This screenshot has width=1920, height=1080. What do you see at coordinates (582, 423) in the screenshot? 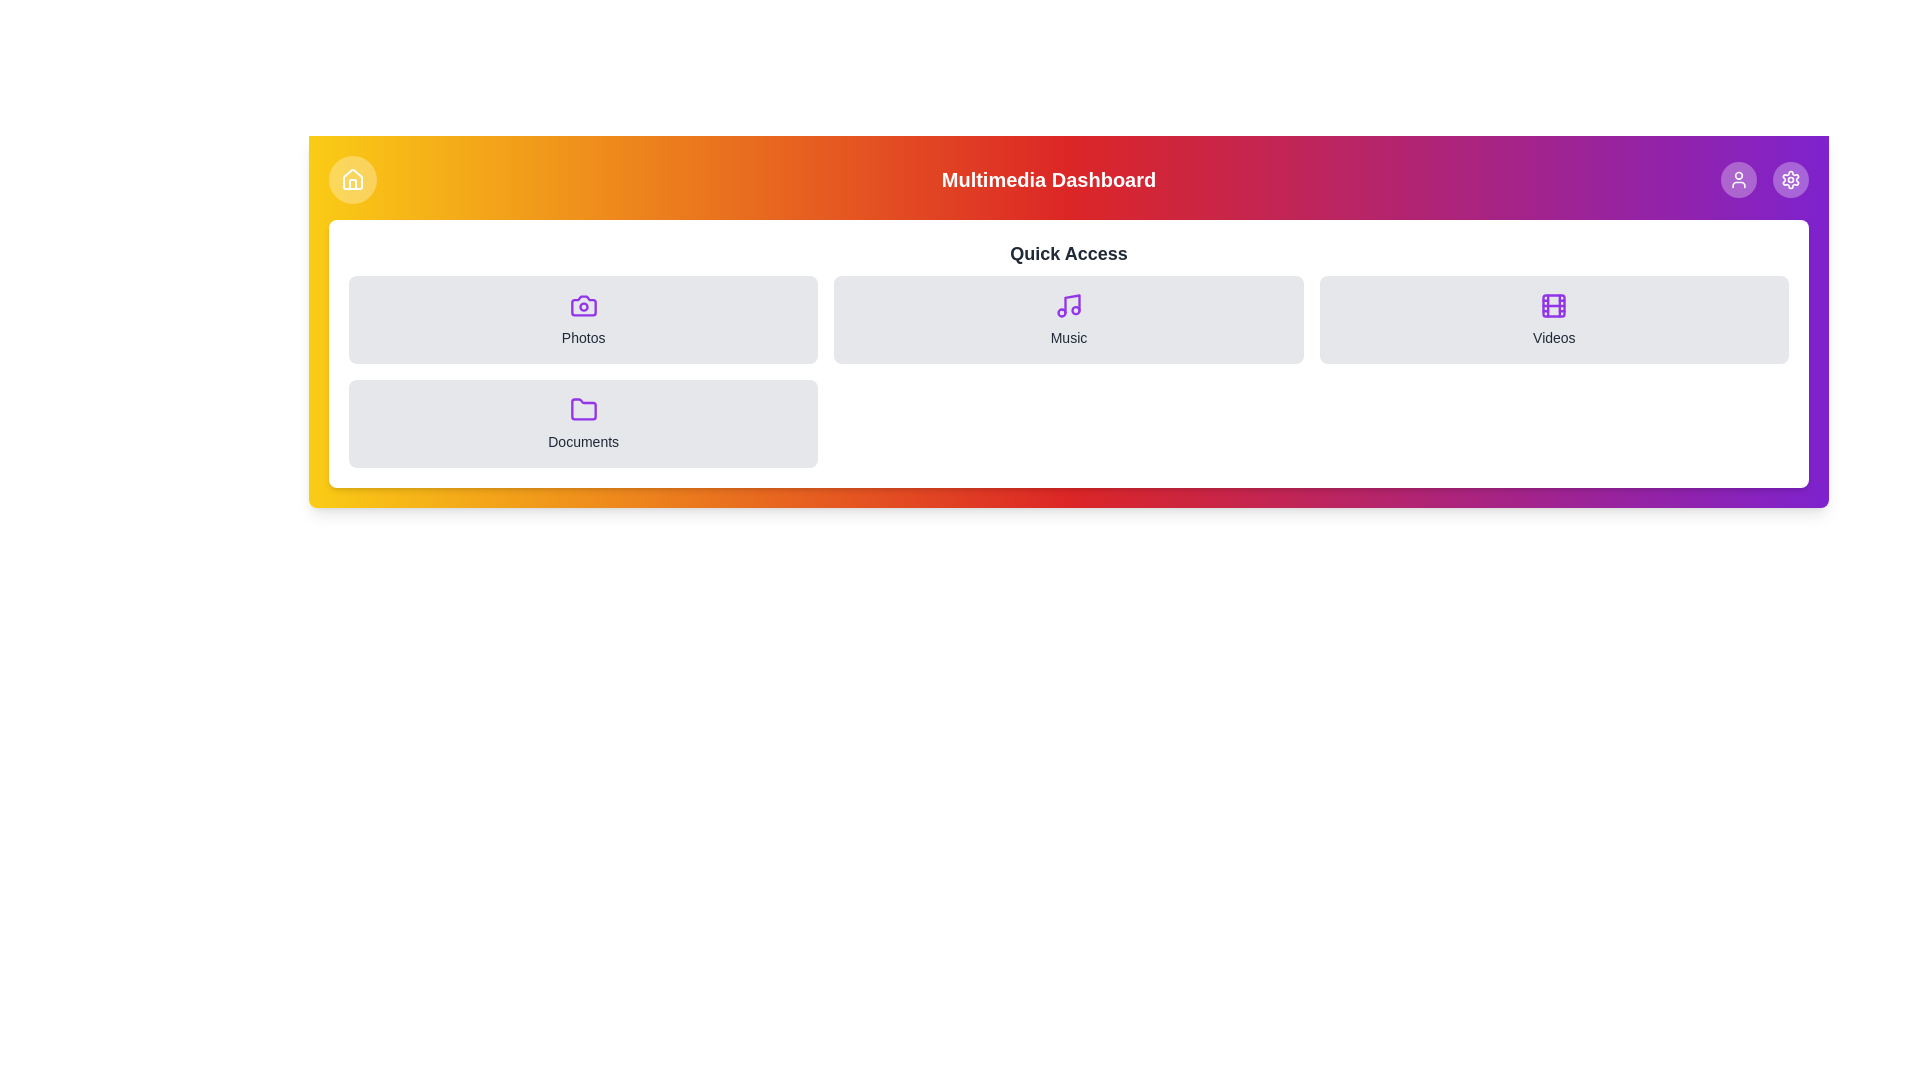
I see `the quick-access button for Documents` at bounding box center [582, 423].